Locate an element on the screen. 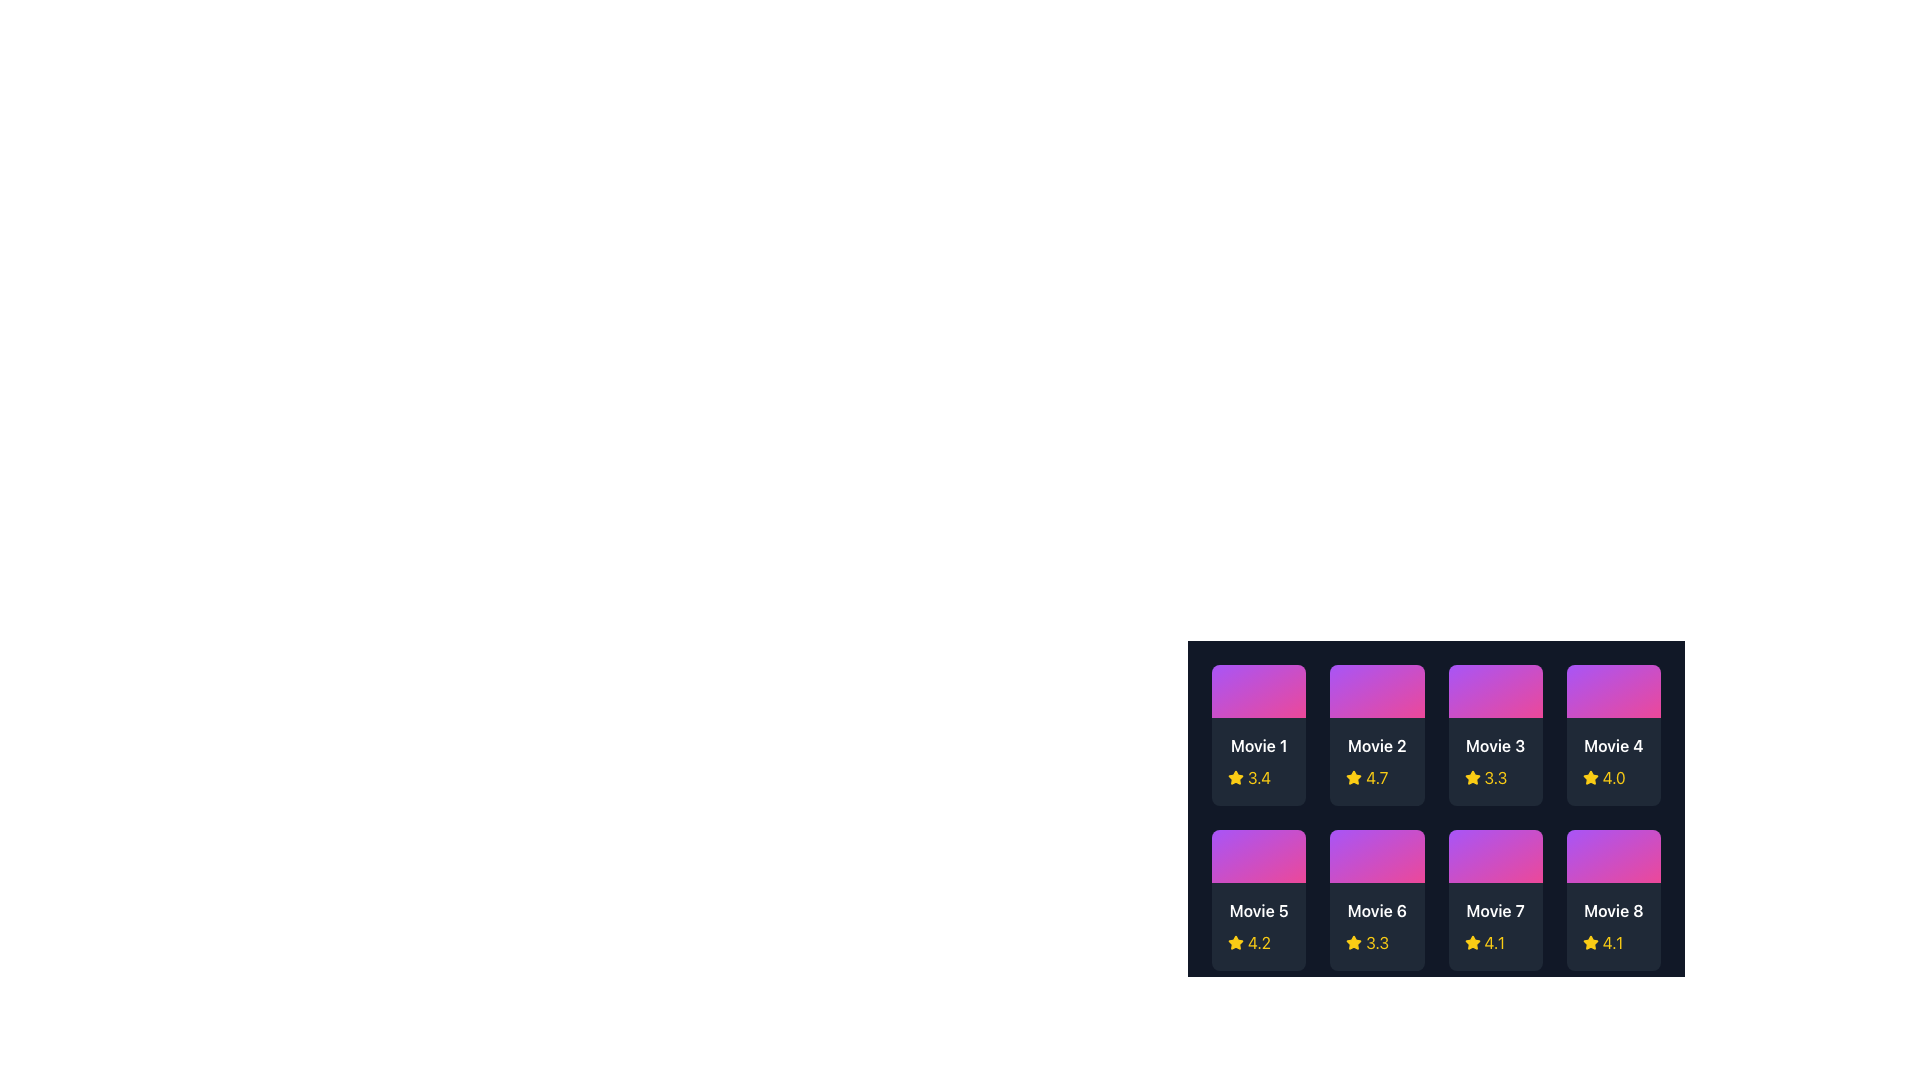  the static informational component displaying the title 'Movie 7' with a rating of '4.1' and a yellow star icon, located in the second row, third column of the grid layout is located at coordinates (1495, 927).